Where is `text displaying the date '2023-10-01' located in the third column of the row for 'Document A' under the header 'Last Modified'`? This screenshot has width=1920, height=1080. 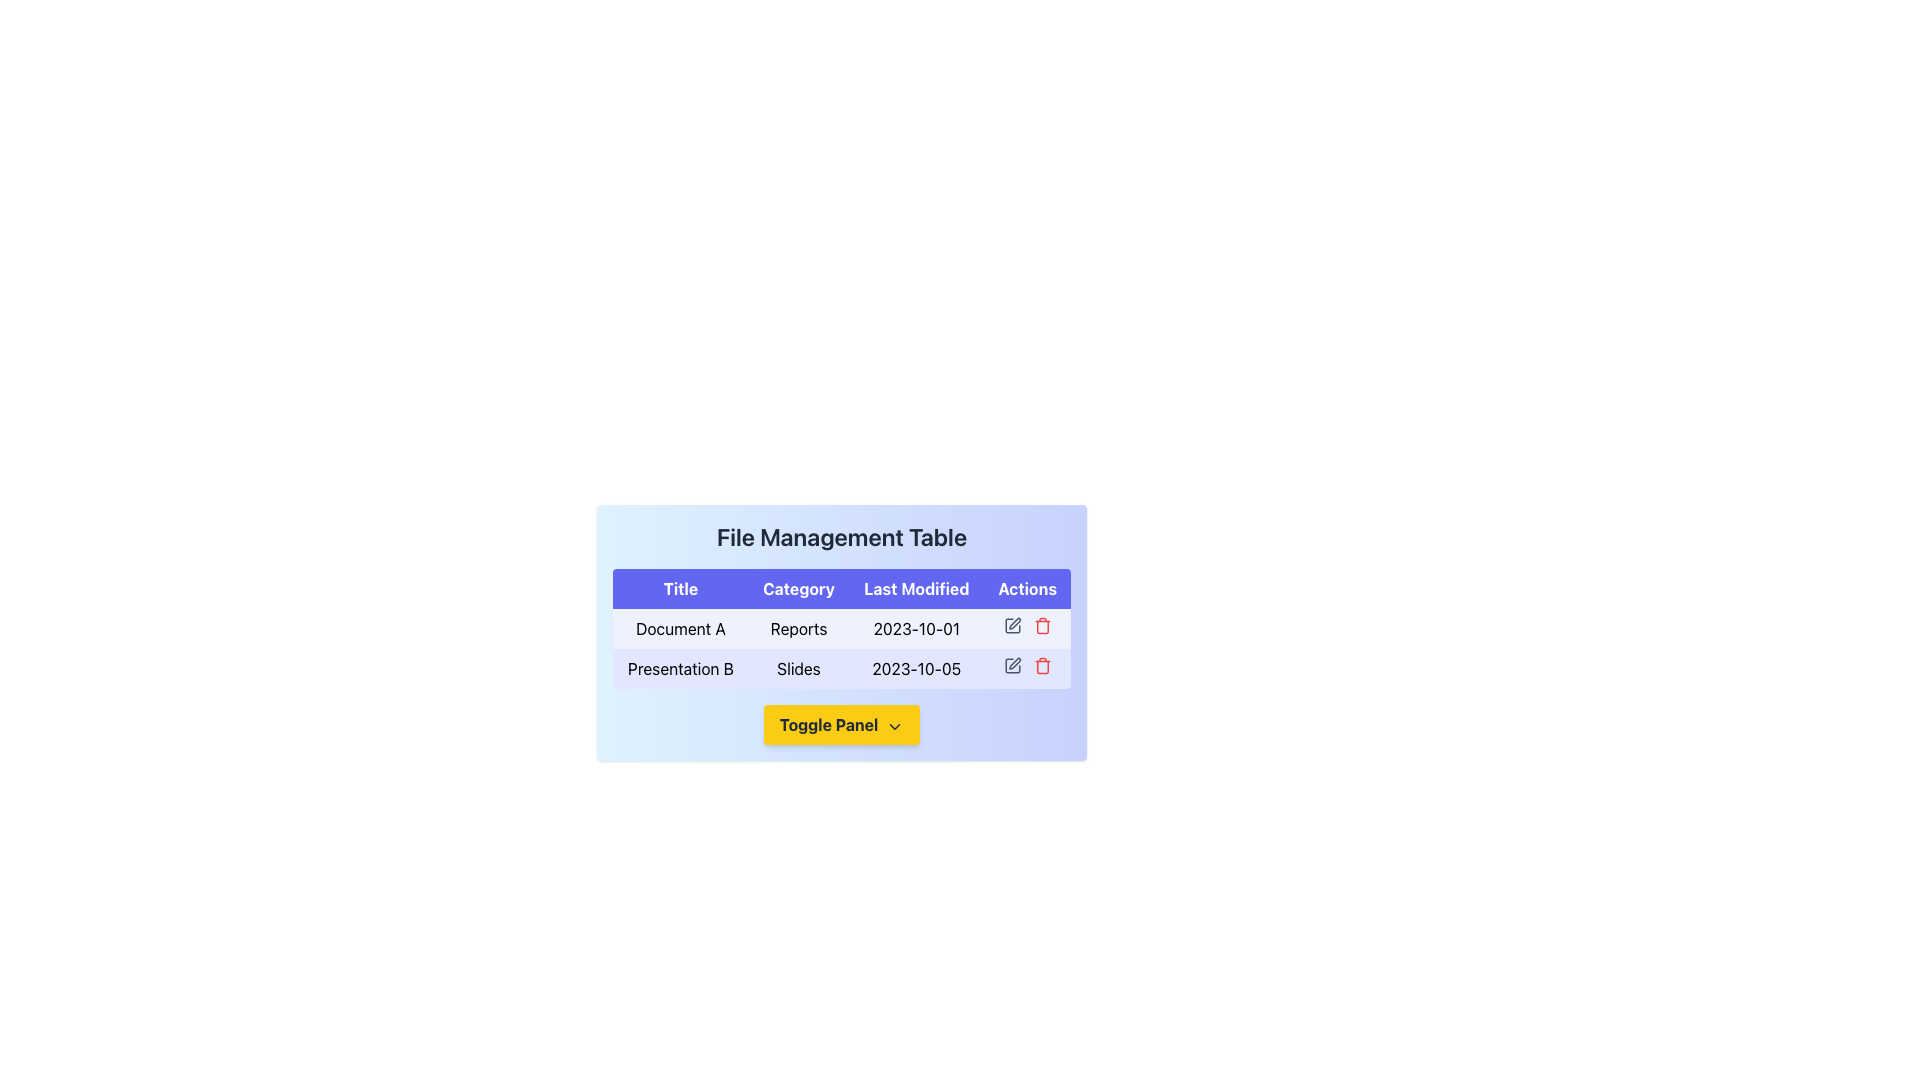
text displaying the date '2023-10-01' located in the third column of the row for 'Document A' under the header 'Last Modified' is located at coordinates (915, 627).